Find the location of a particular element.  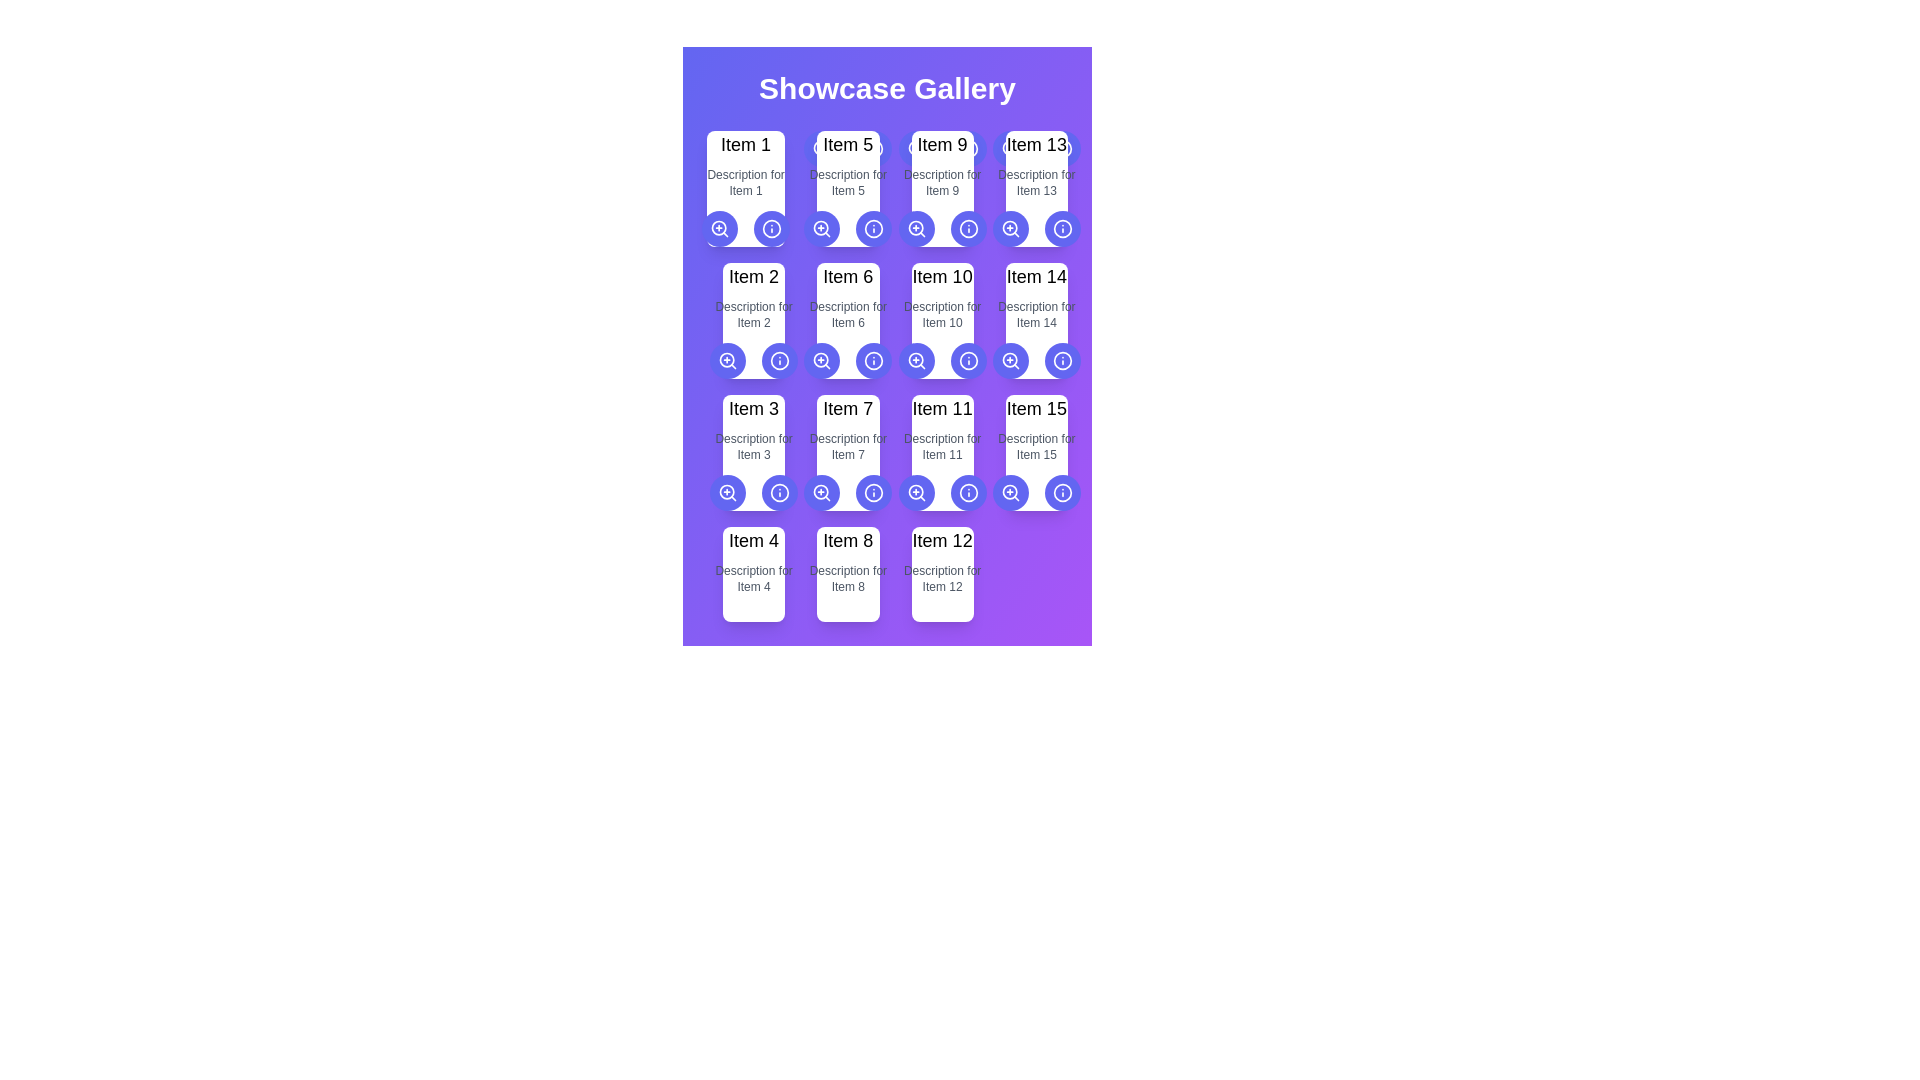

the circular button with a magnifying glass icon on a purple background, located under 'Item 5' in the grid layout is located at coordinates (822, 227).